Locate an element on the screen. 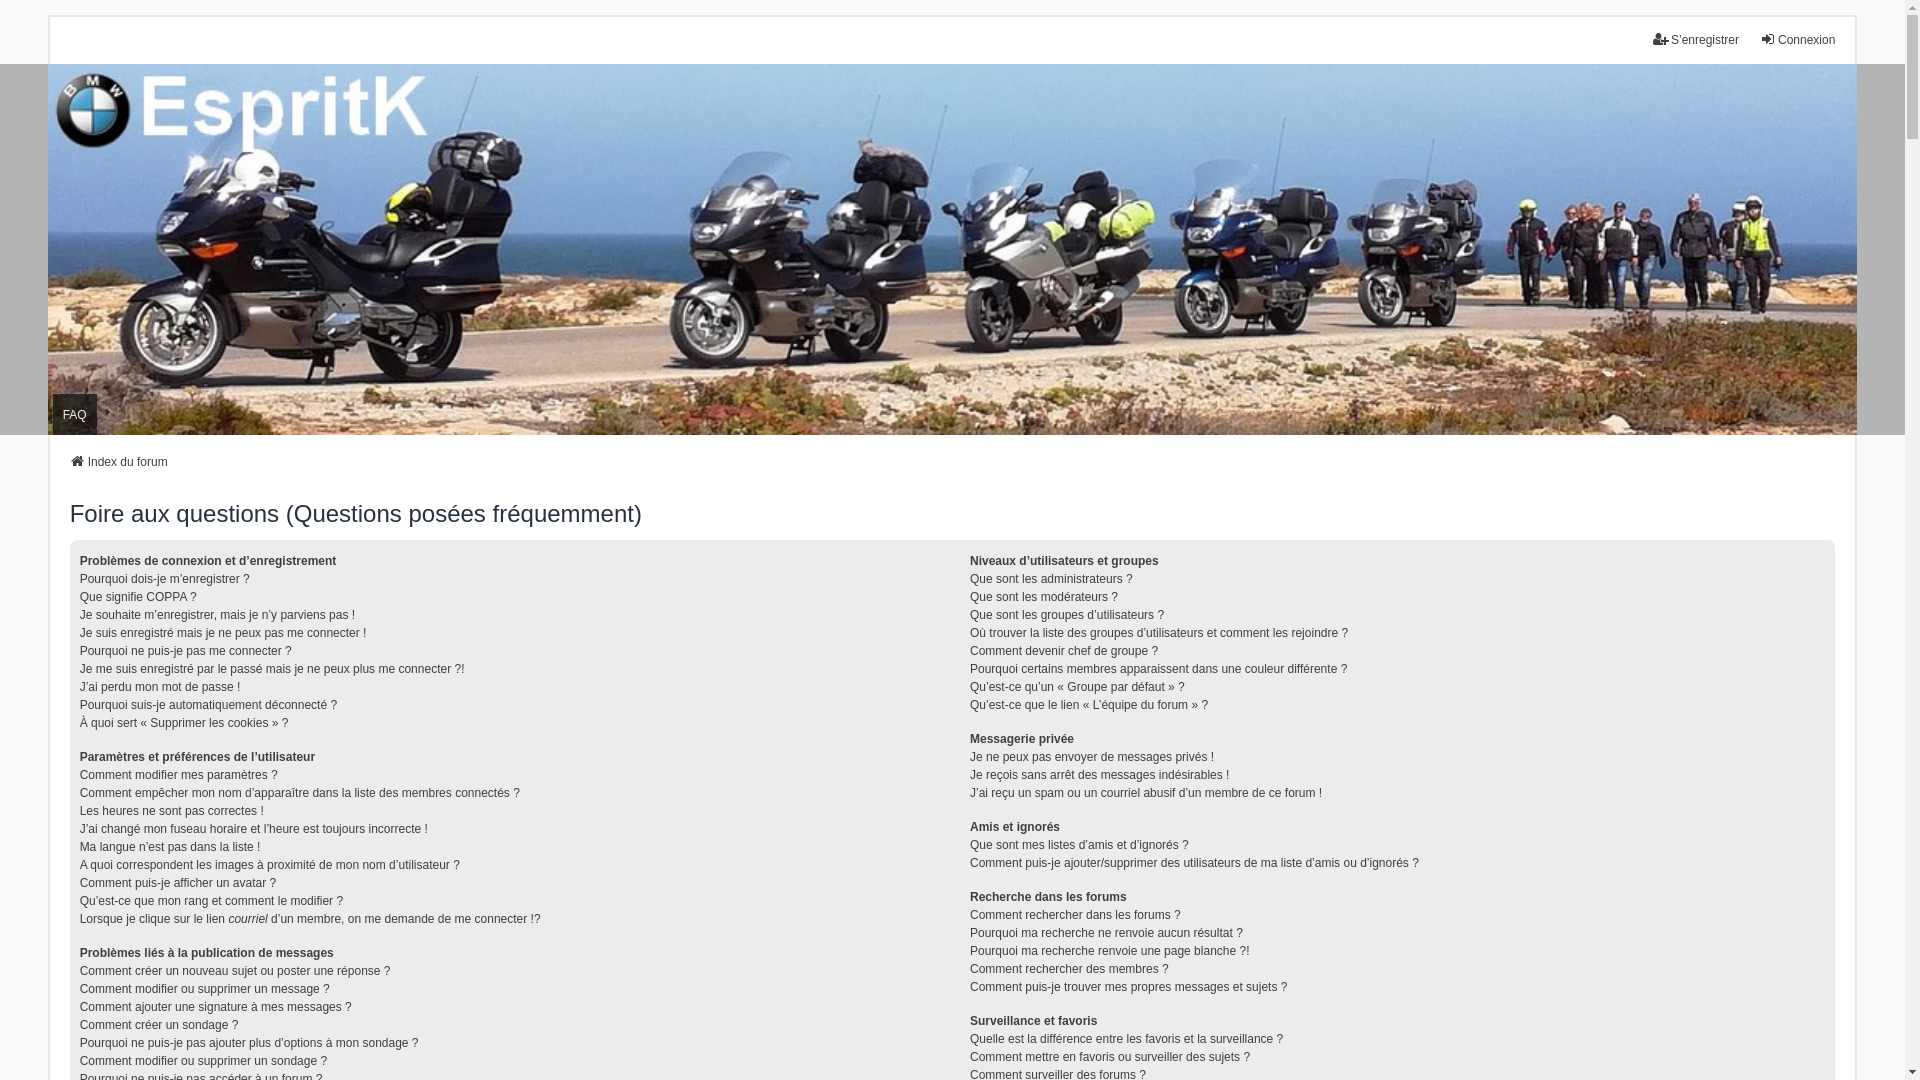  'Connexion' is located at coordinates (1797, 39).